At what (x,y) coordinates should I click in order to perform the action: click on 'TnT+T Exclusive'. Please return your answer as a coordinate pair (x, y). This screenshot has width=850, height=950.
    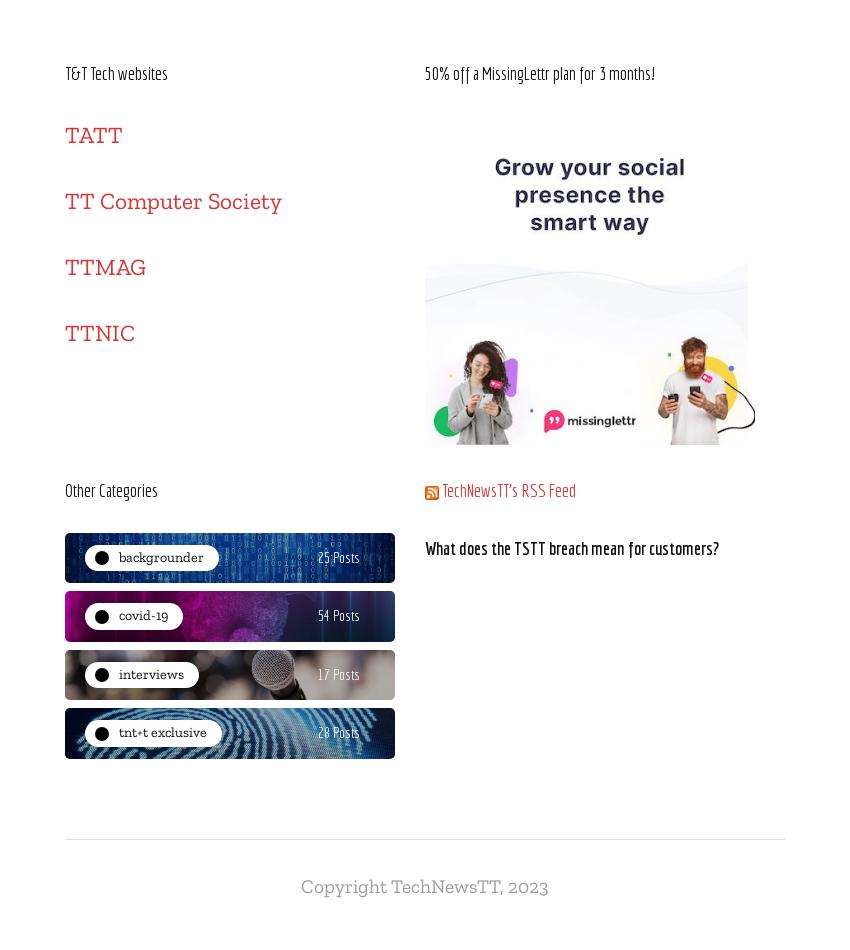
    Looking at the image, I should click on (118, 731).